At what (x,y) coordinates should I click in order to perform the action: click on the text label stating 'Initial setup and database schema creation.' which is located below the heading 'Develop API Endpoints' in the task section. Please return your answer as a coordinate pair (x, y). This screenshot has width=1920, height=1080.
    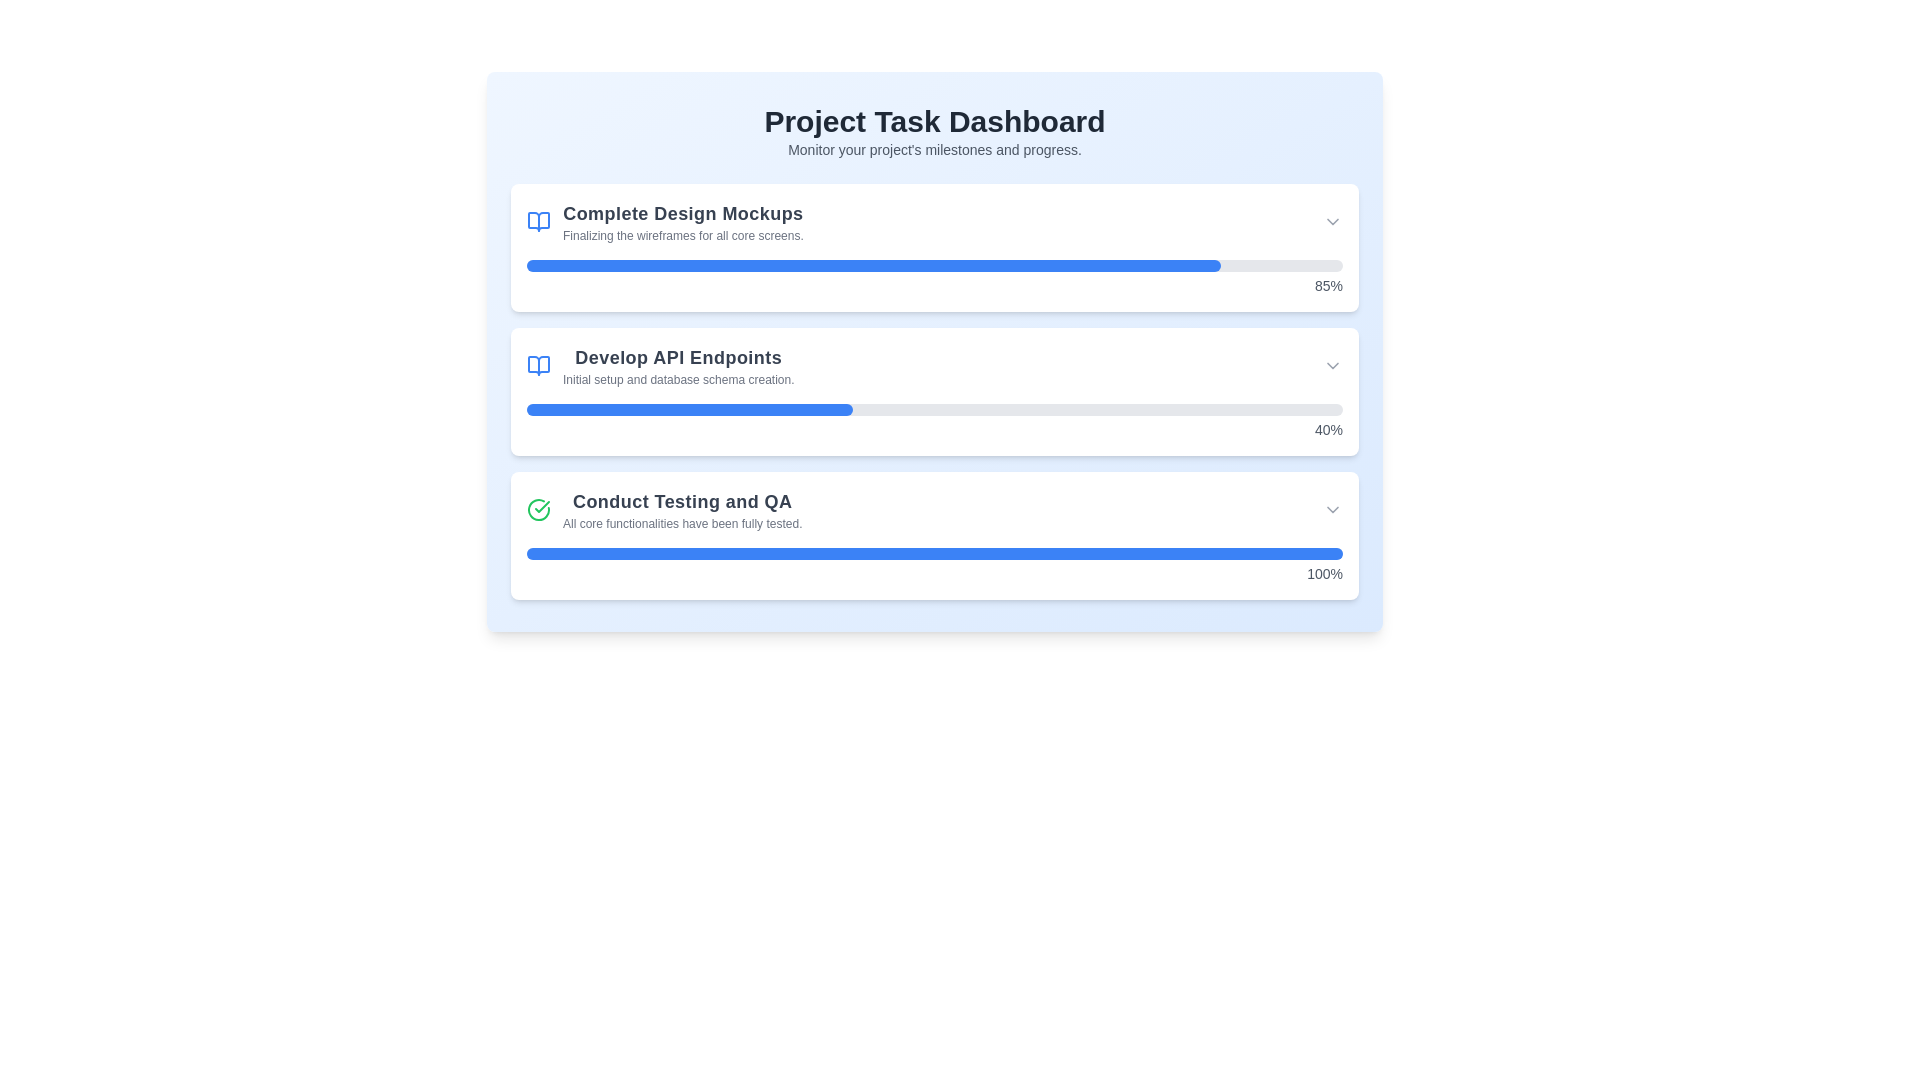
    Looking at the image, I should click on (678, 380).